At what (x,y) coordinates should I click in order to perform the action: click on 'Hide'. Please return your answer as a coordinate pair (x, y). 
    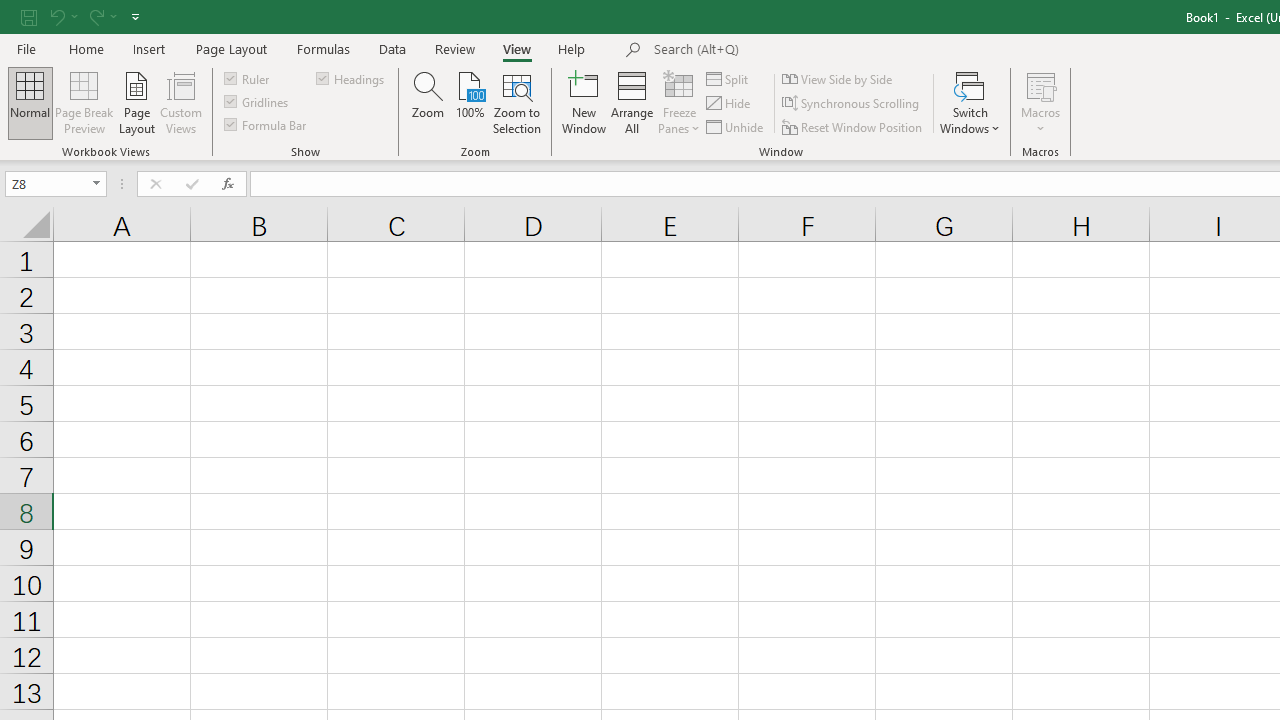
    Looking at the image, I should click on (728, 103).